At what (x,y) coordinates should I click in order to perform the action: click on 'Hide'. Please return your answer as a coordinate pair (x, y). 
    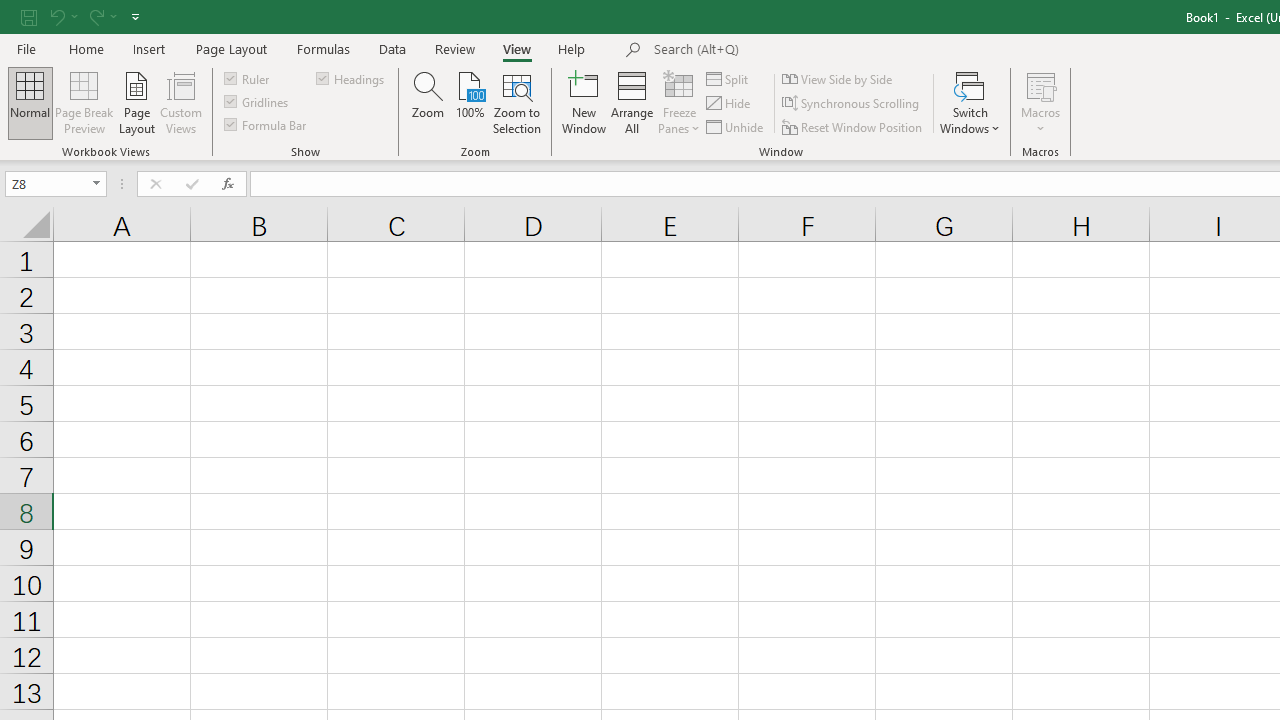
    Looking at the image, I should click on (728, 103).